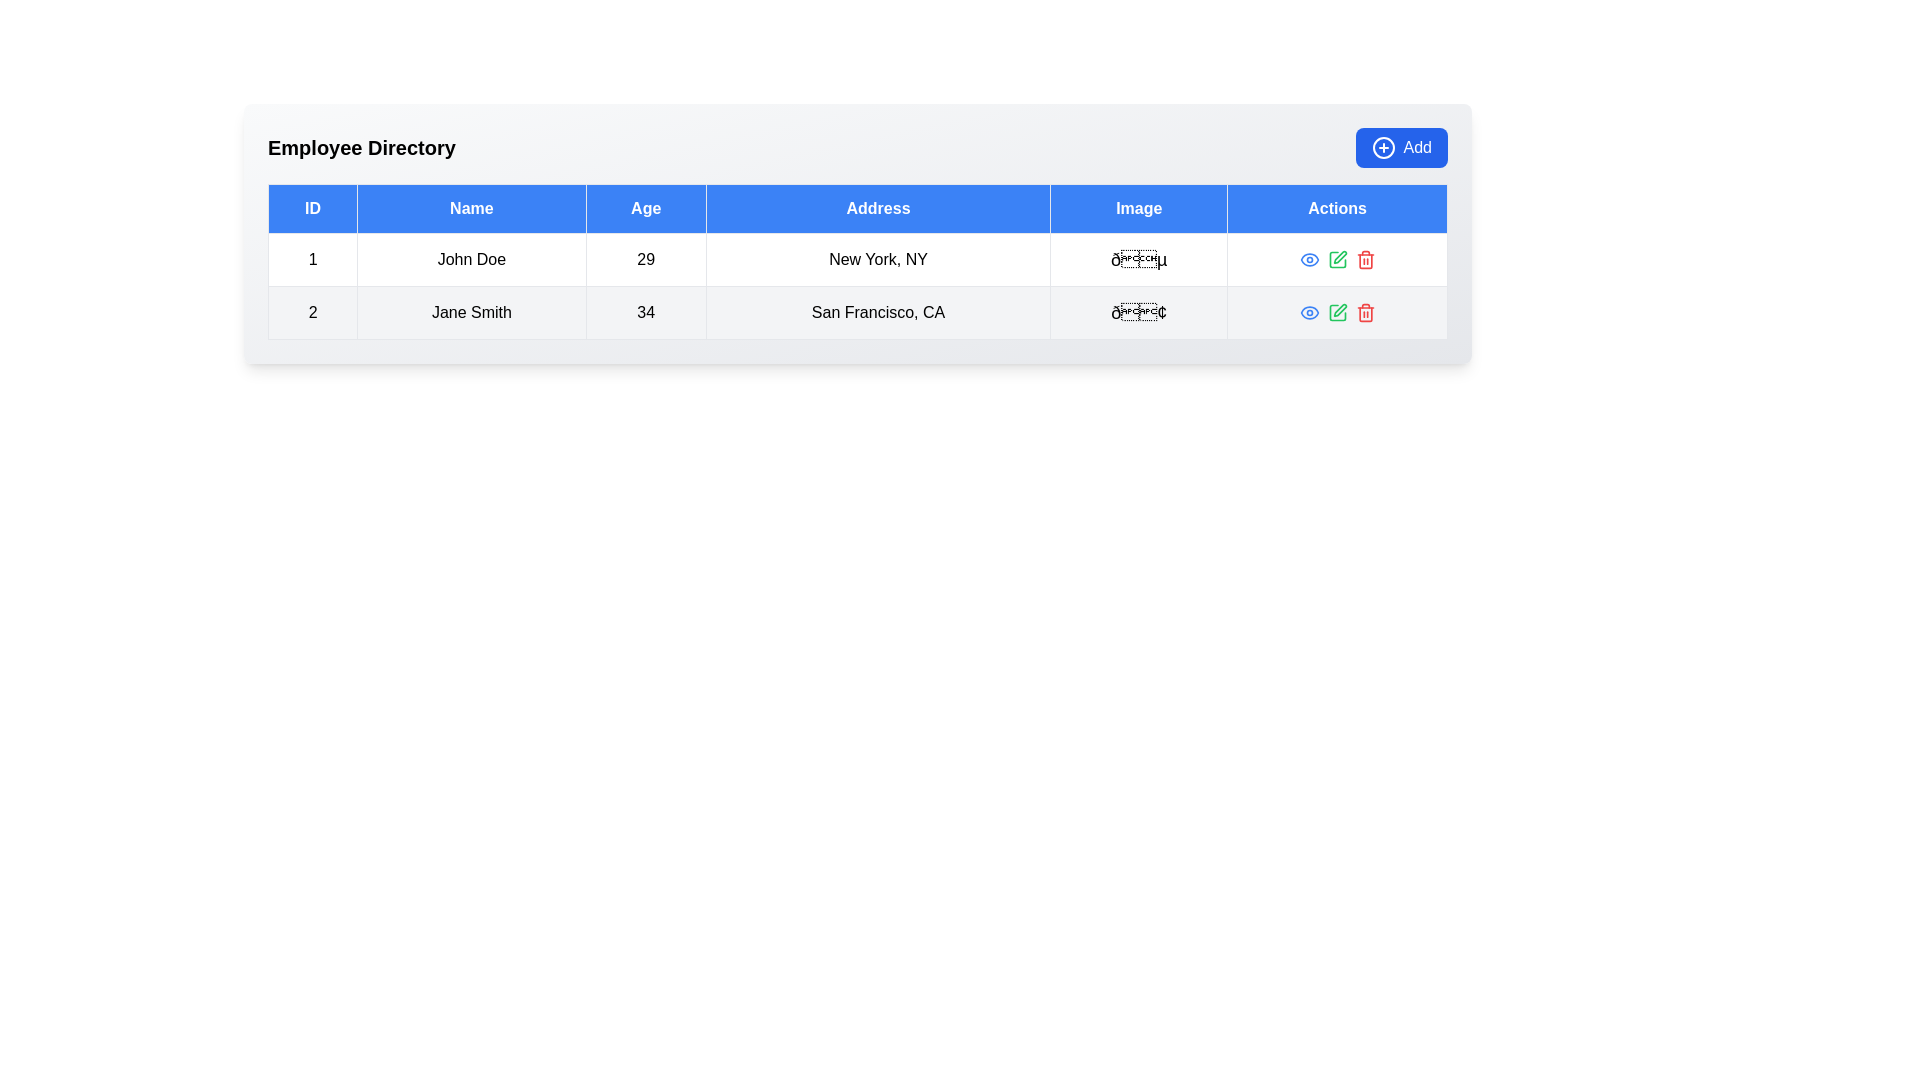 The image size is (1920, 1080). Describe the element at coordinates (1139, 208) in the screenshot. I see `the text label in the fifth column of the table header that has a blue background and white text reading 'Image'` at that location.